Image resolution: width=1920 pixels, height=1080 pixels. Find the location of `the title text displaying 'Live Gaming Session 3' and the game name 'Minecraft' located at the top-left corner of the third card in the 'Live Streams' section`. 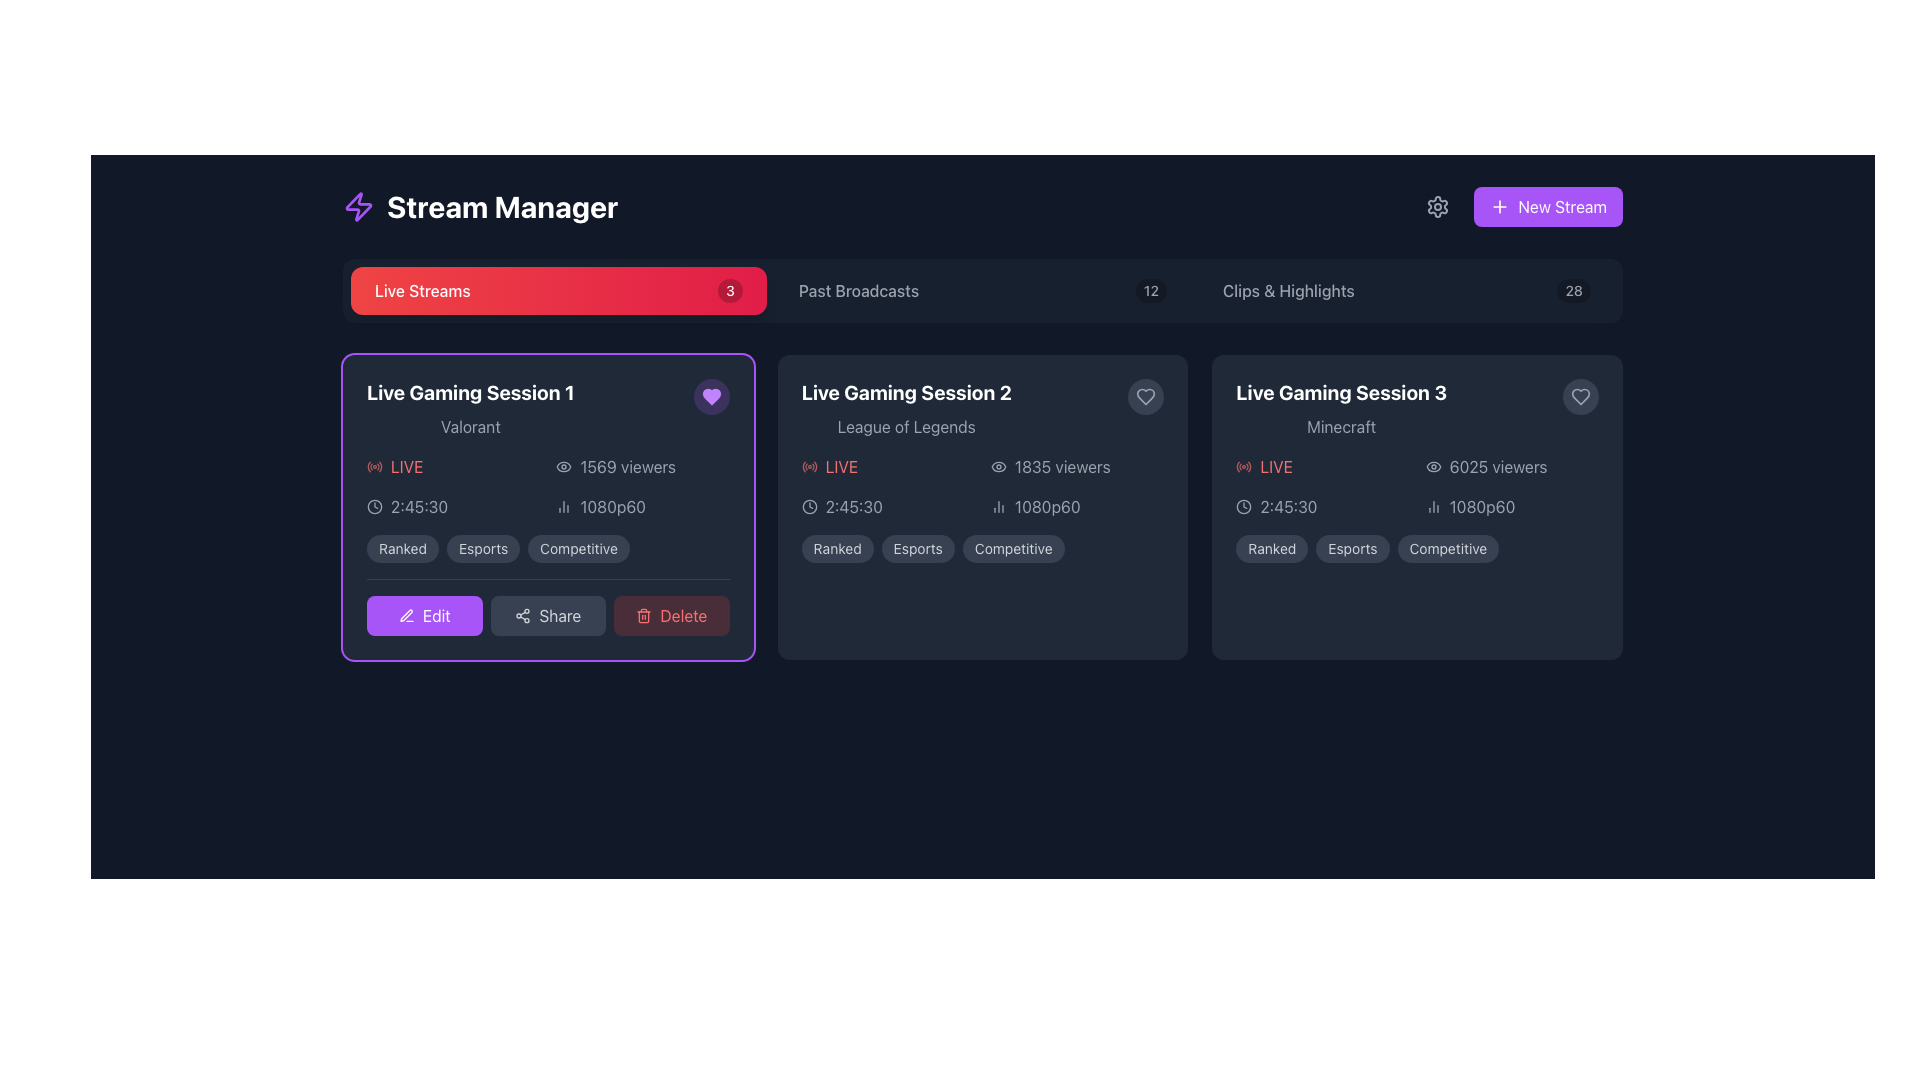

the title text displaying 'Live Gaming Session 3' and the game name 'Minecraft' located at the top-left corner of the third card in the 'Live Streams' section is located at coordinates (1341, 407).